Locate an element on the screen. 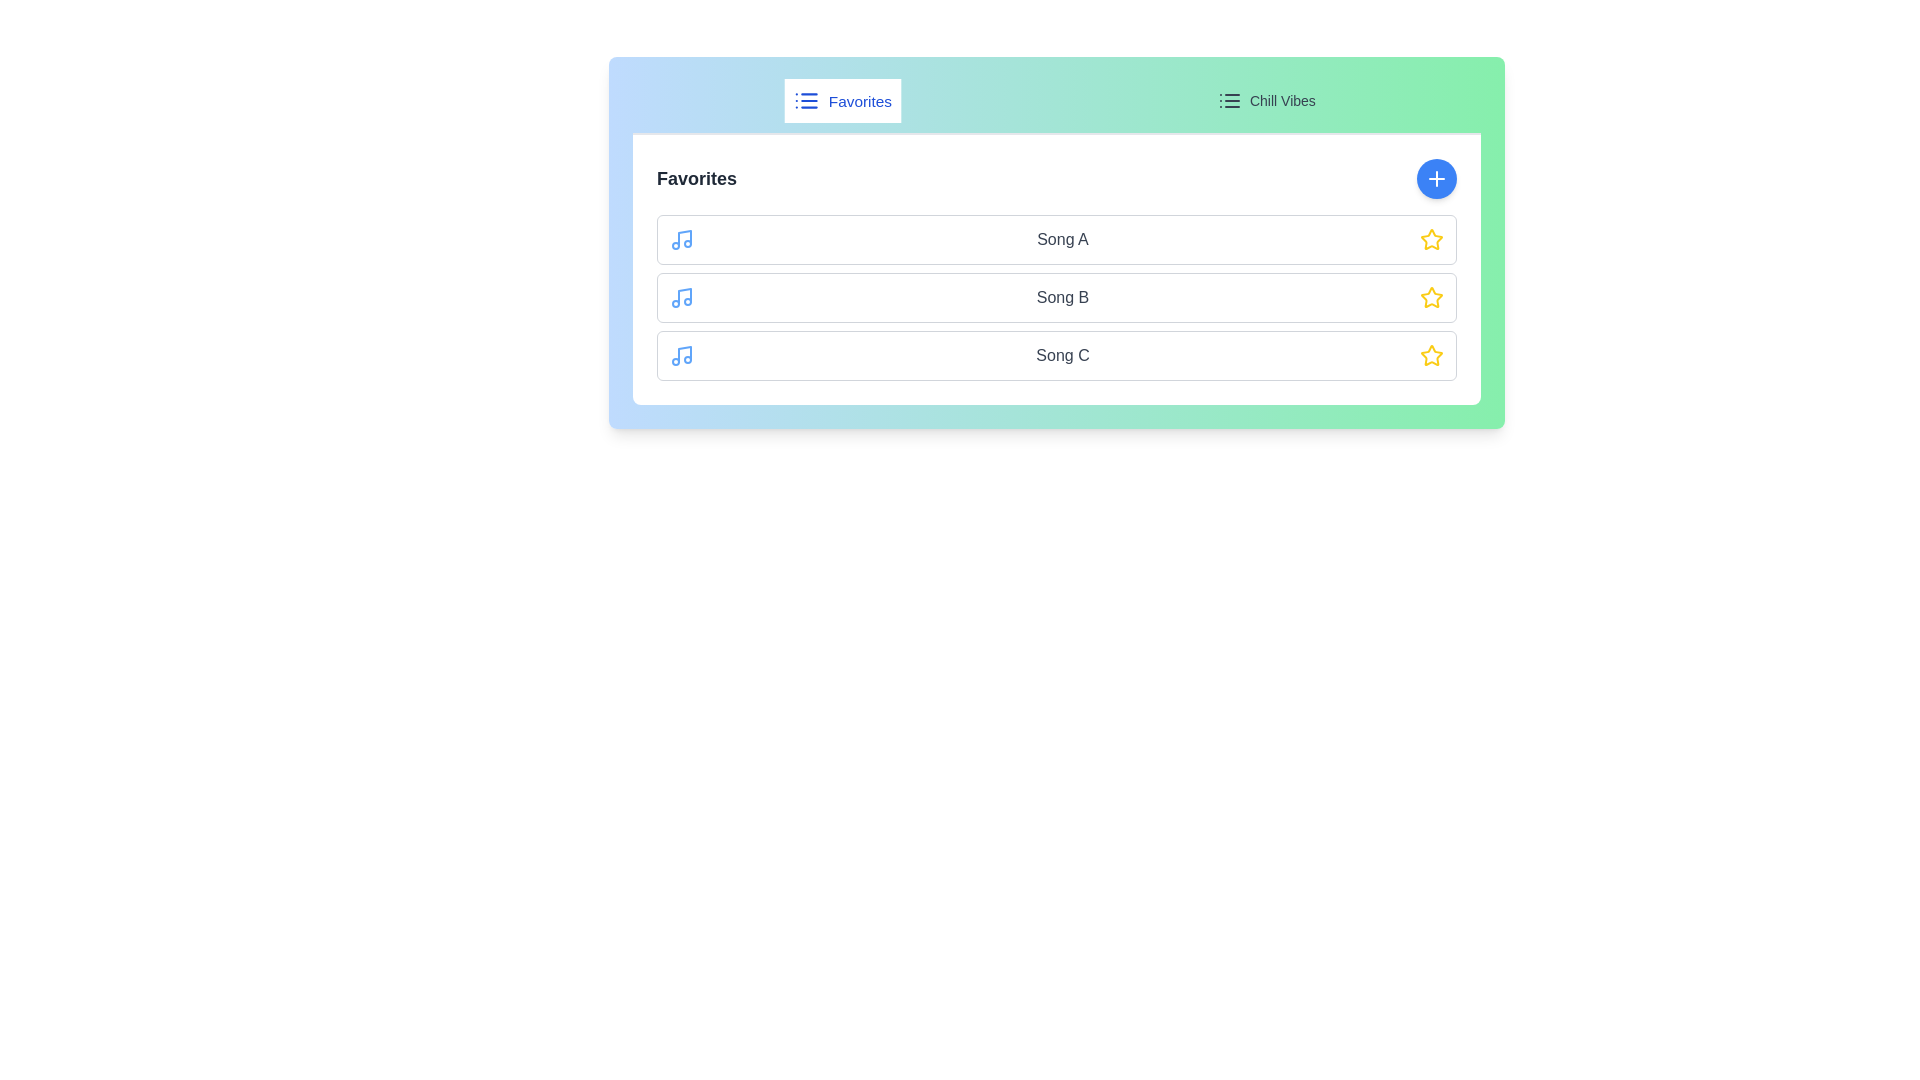 Image resolution: width=1920 pixels, height=1080 pixels. the playlist Chill Vibes is located at coordinates (1265, 100).